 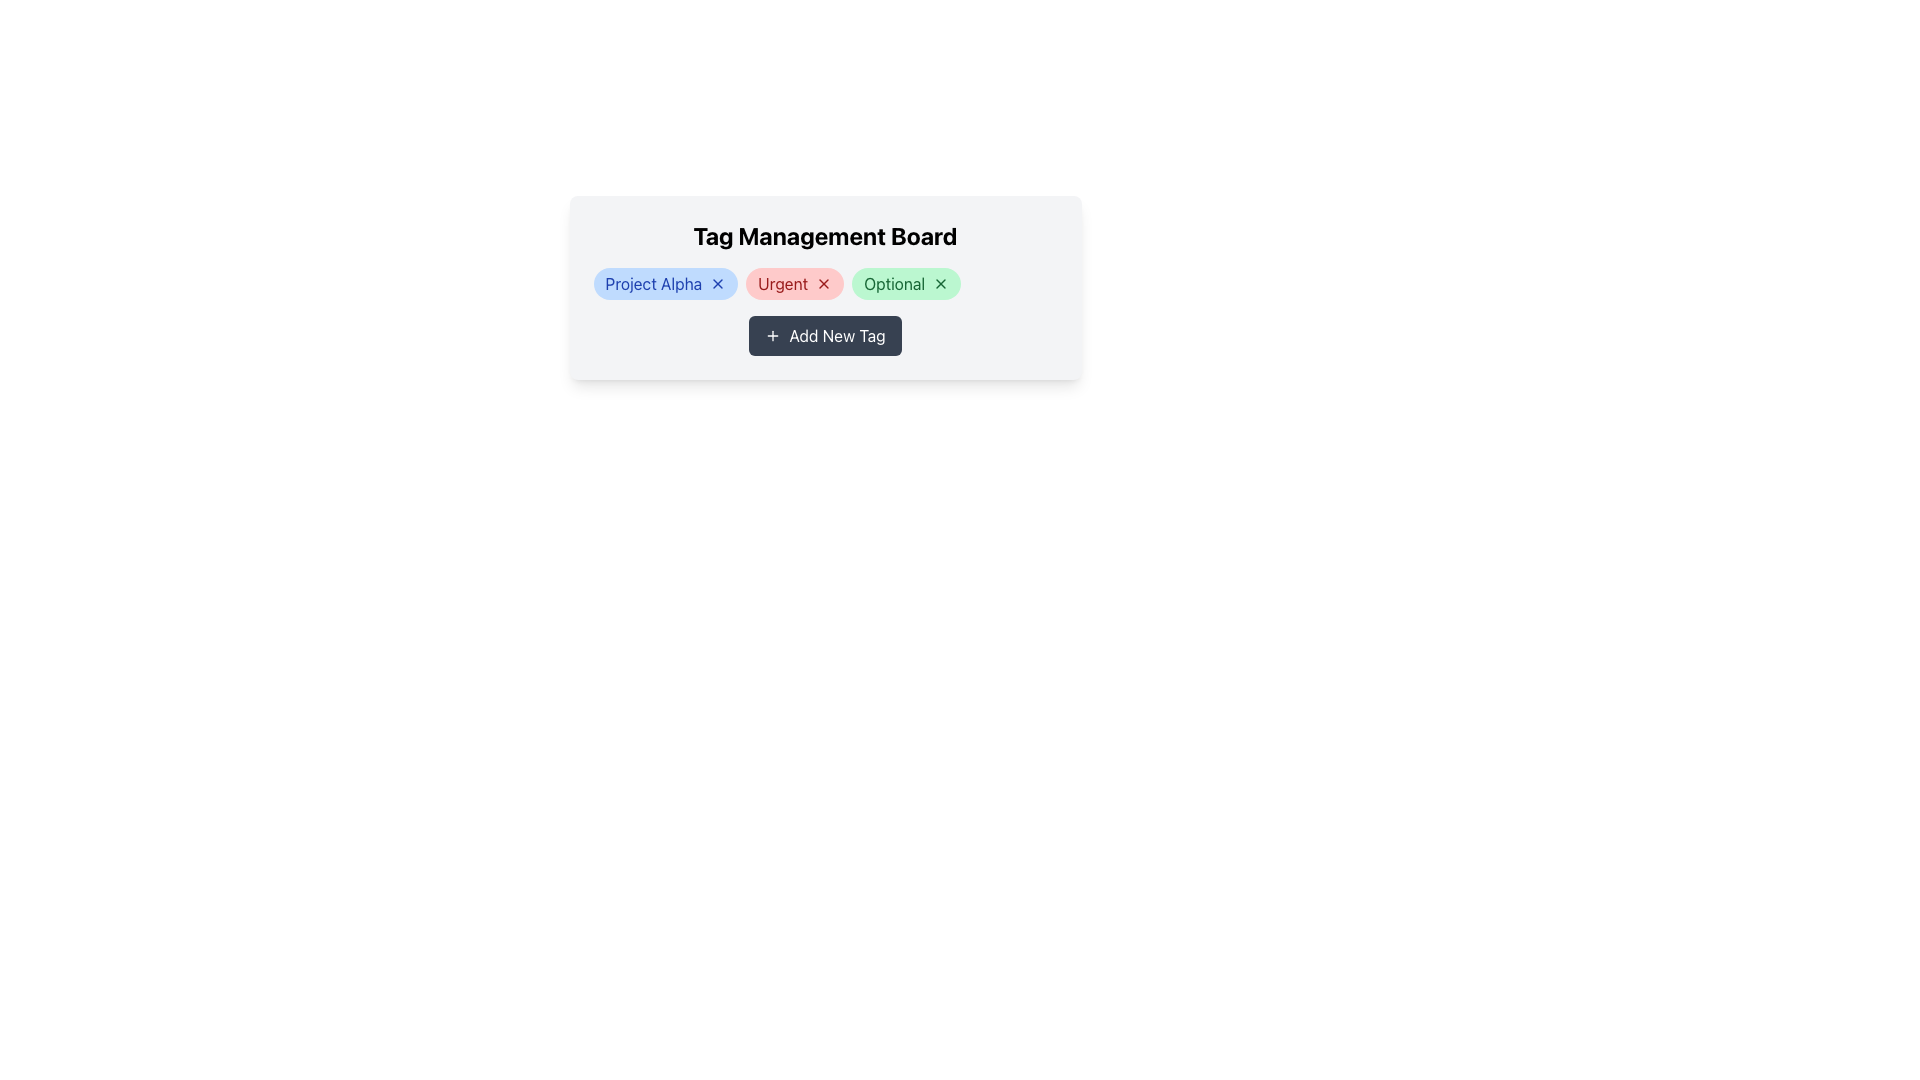 What do you see at coordinates (772, 334) in the screenshot?
I see `the button labeled 'Add New Tag' that contains the icon representing the action of adding a new item or tag to initiate the addition of a new tag` at bounding box center [772, 334].